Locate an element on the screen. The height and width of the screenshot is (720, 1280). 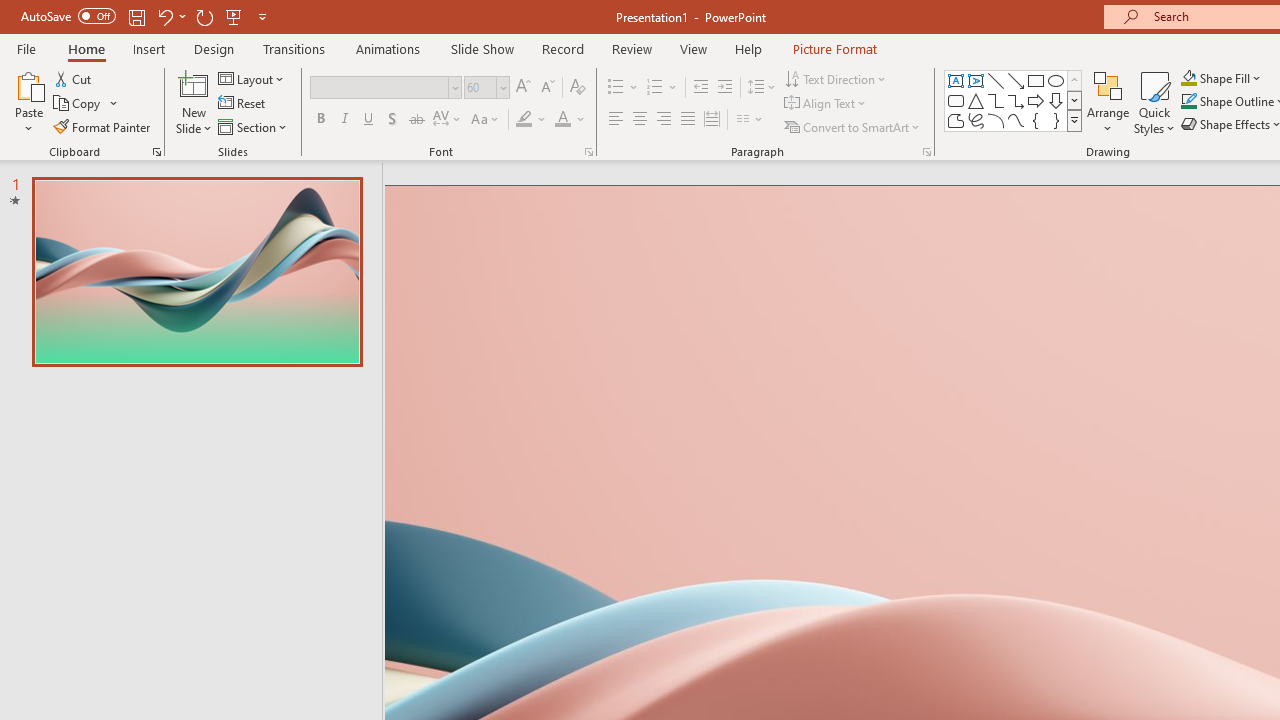
'From Beginning' is located at coordinates (234, 16).